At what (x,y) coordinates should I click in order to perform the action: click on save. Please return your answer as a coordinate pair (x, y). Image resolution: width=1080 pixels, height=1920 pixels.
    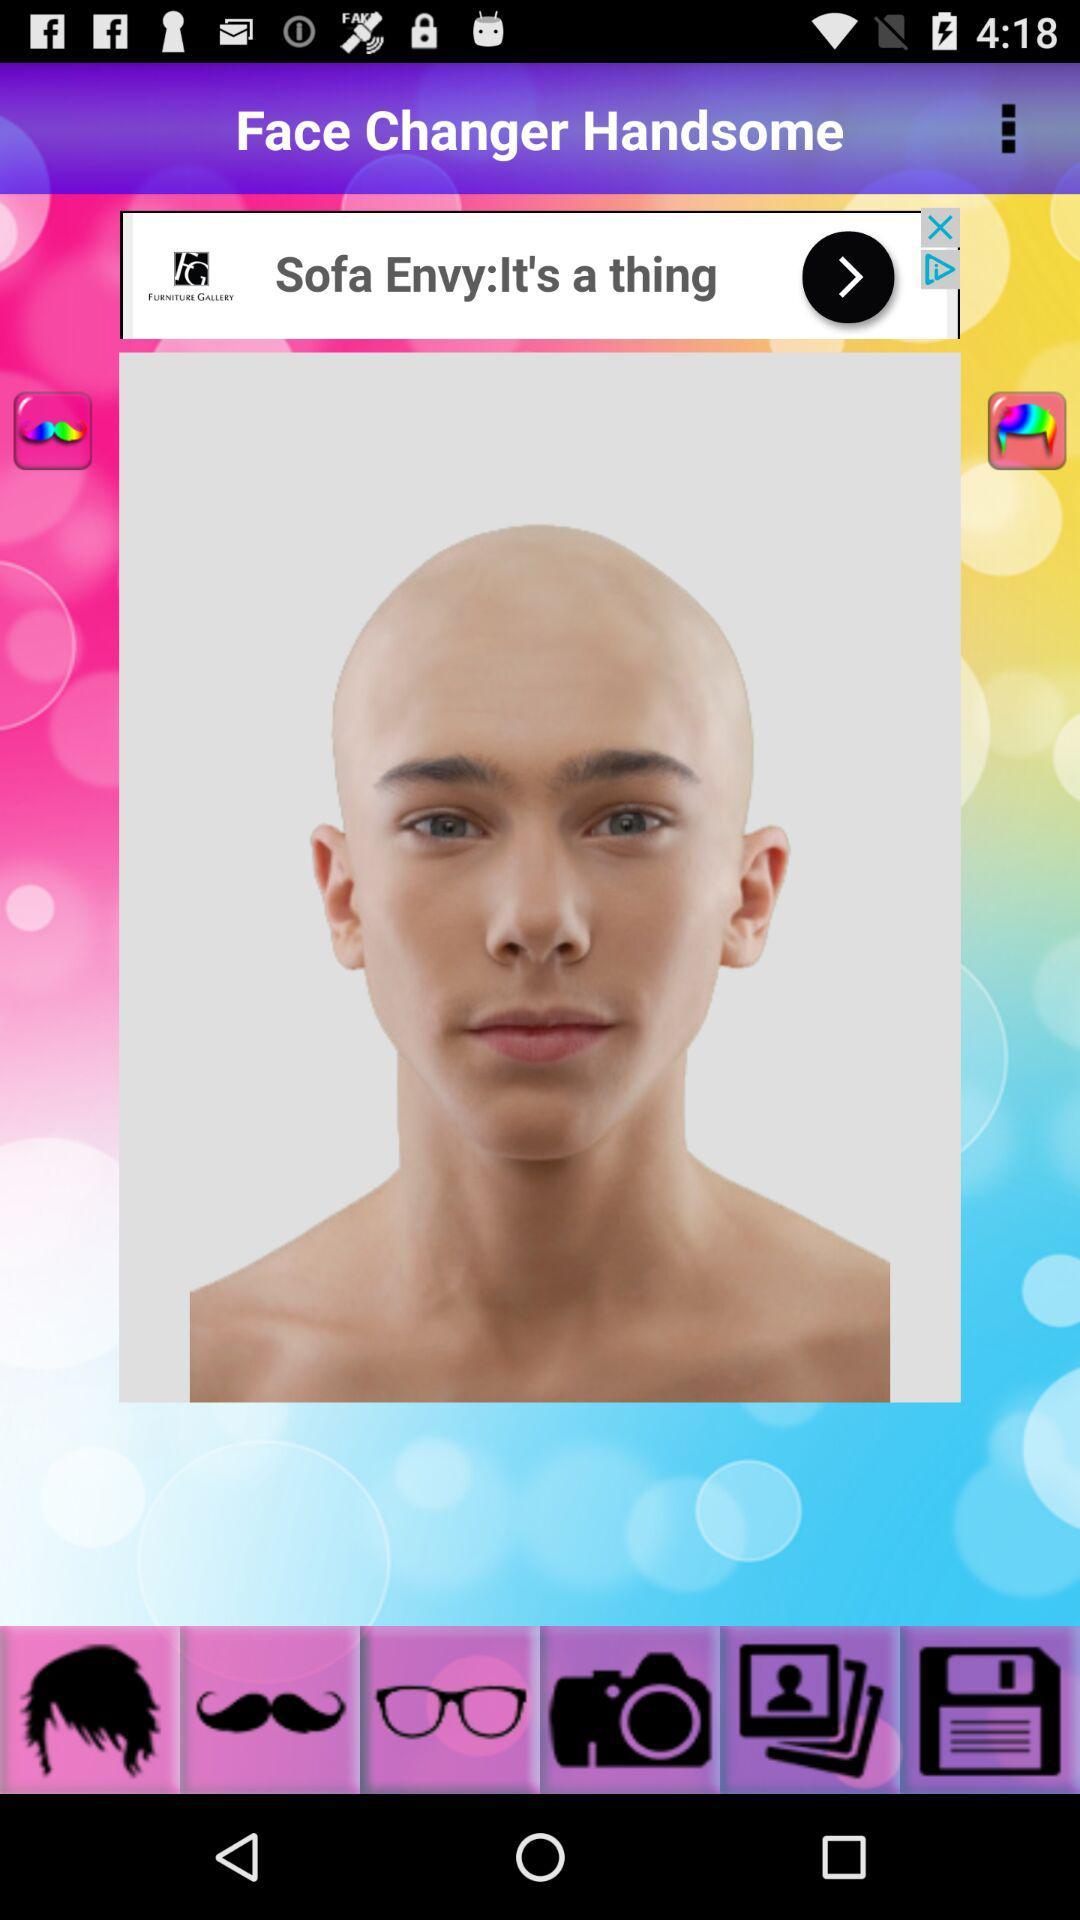
    Looking at the image, I should click on (990, 1708).